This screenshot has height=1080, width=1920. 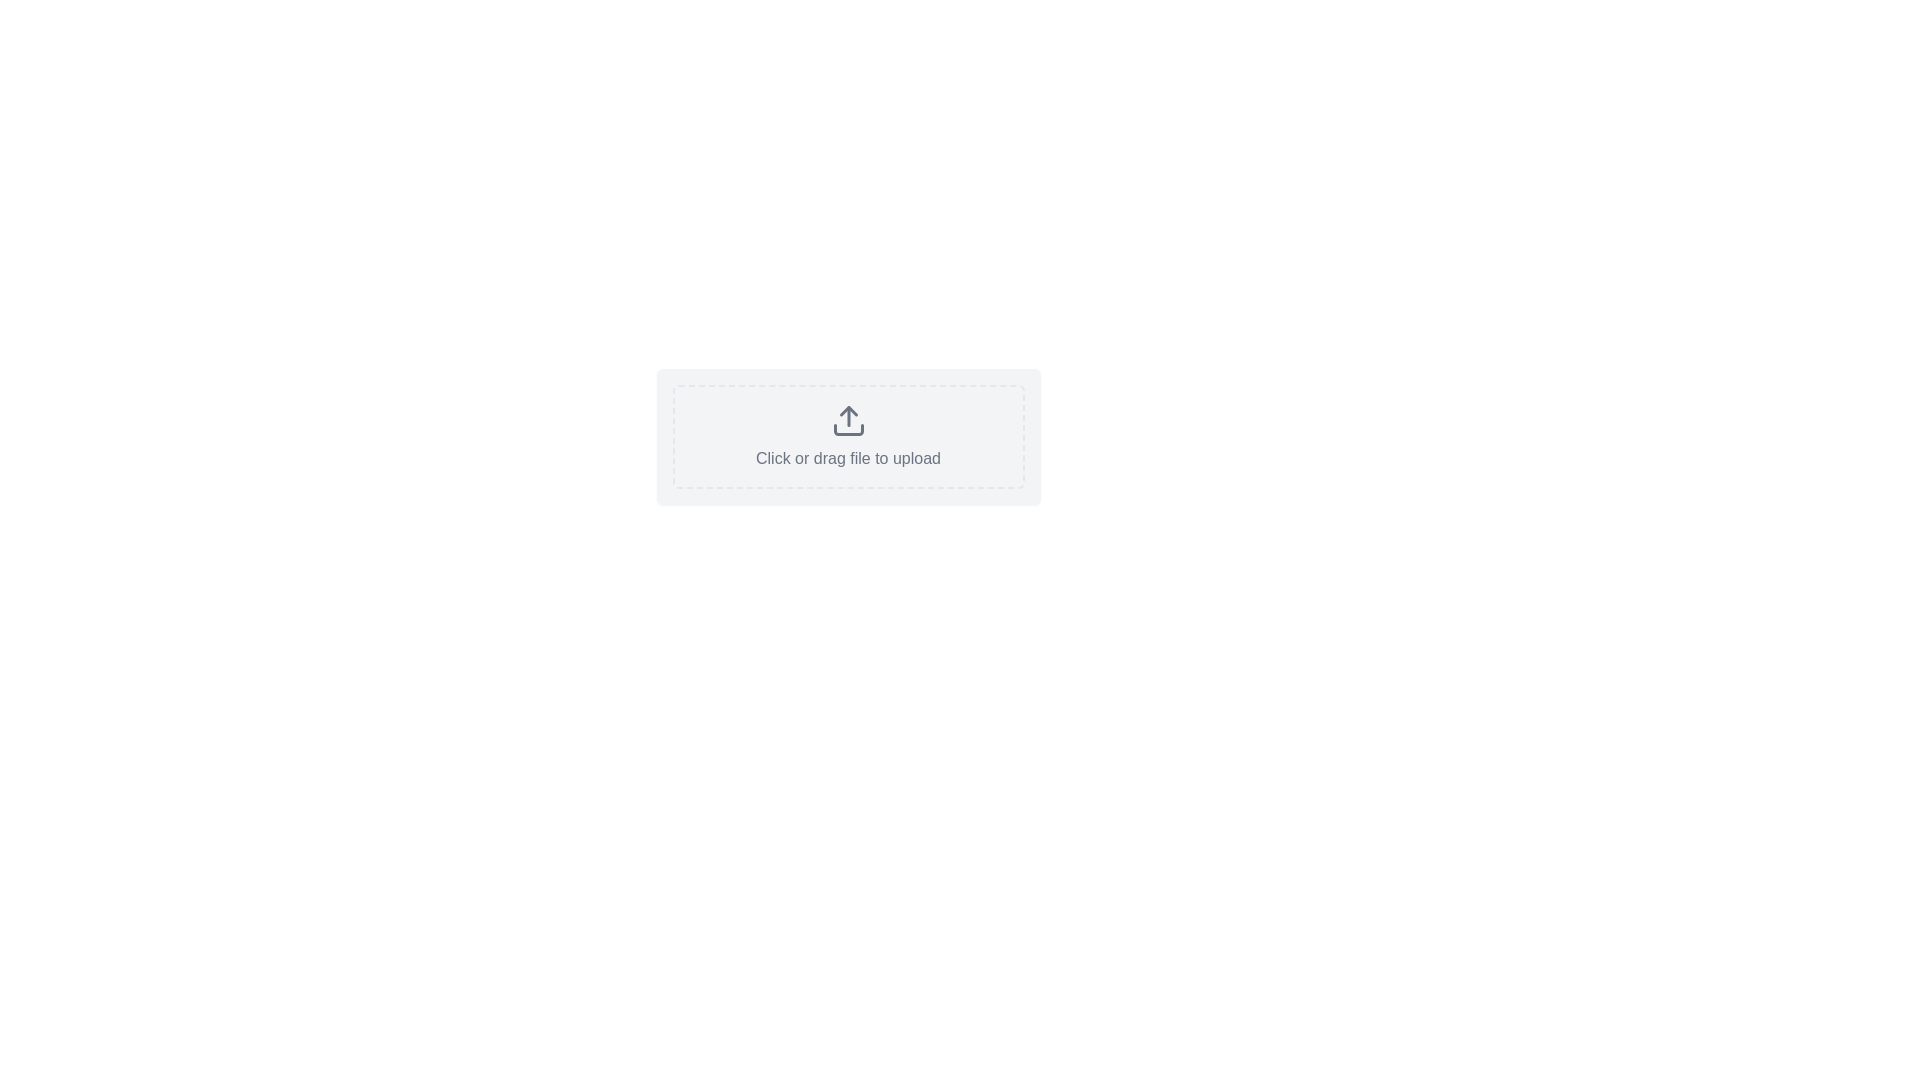 What do you see at coordinates (848, 435) in the screenshot?
I see `the Interactive upload area` at bounding box center [848, 435].